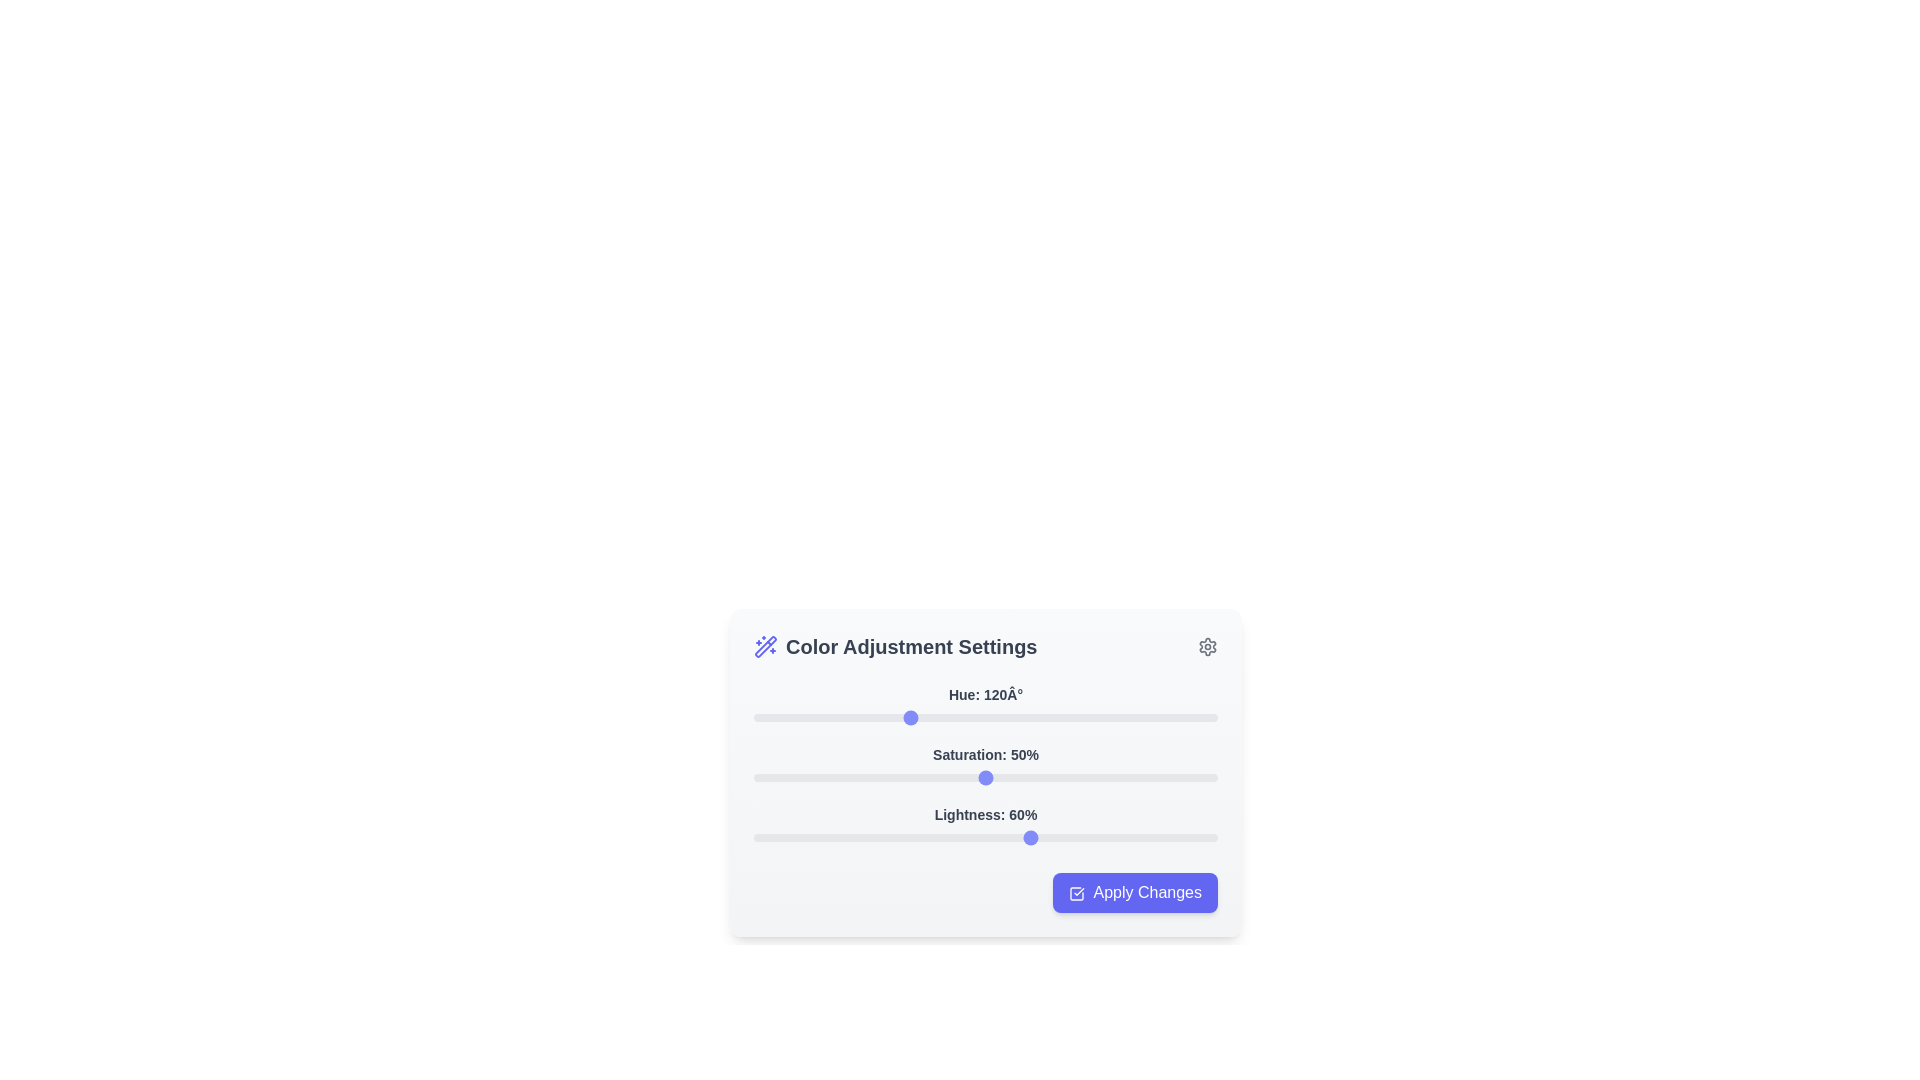 The width and height of the screenshot is (1920, 1080). Describe the element at coordinates (1036, 777) in the screenshot. I see `the saturation` at that location.